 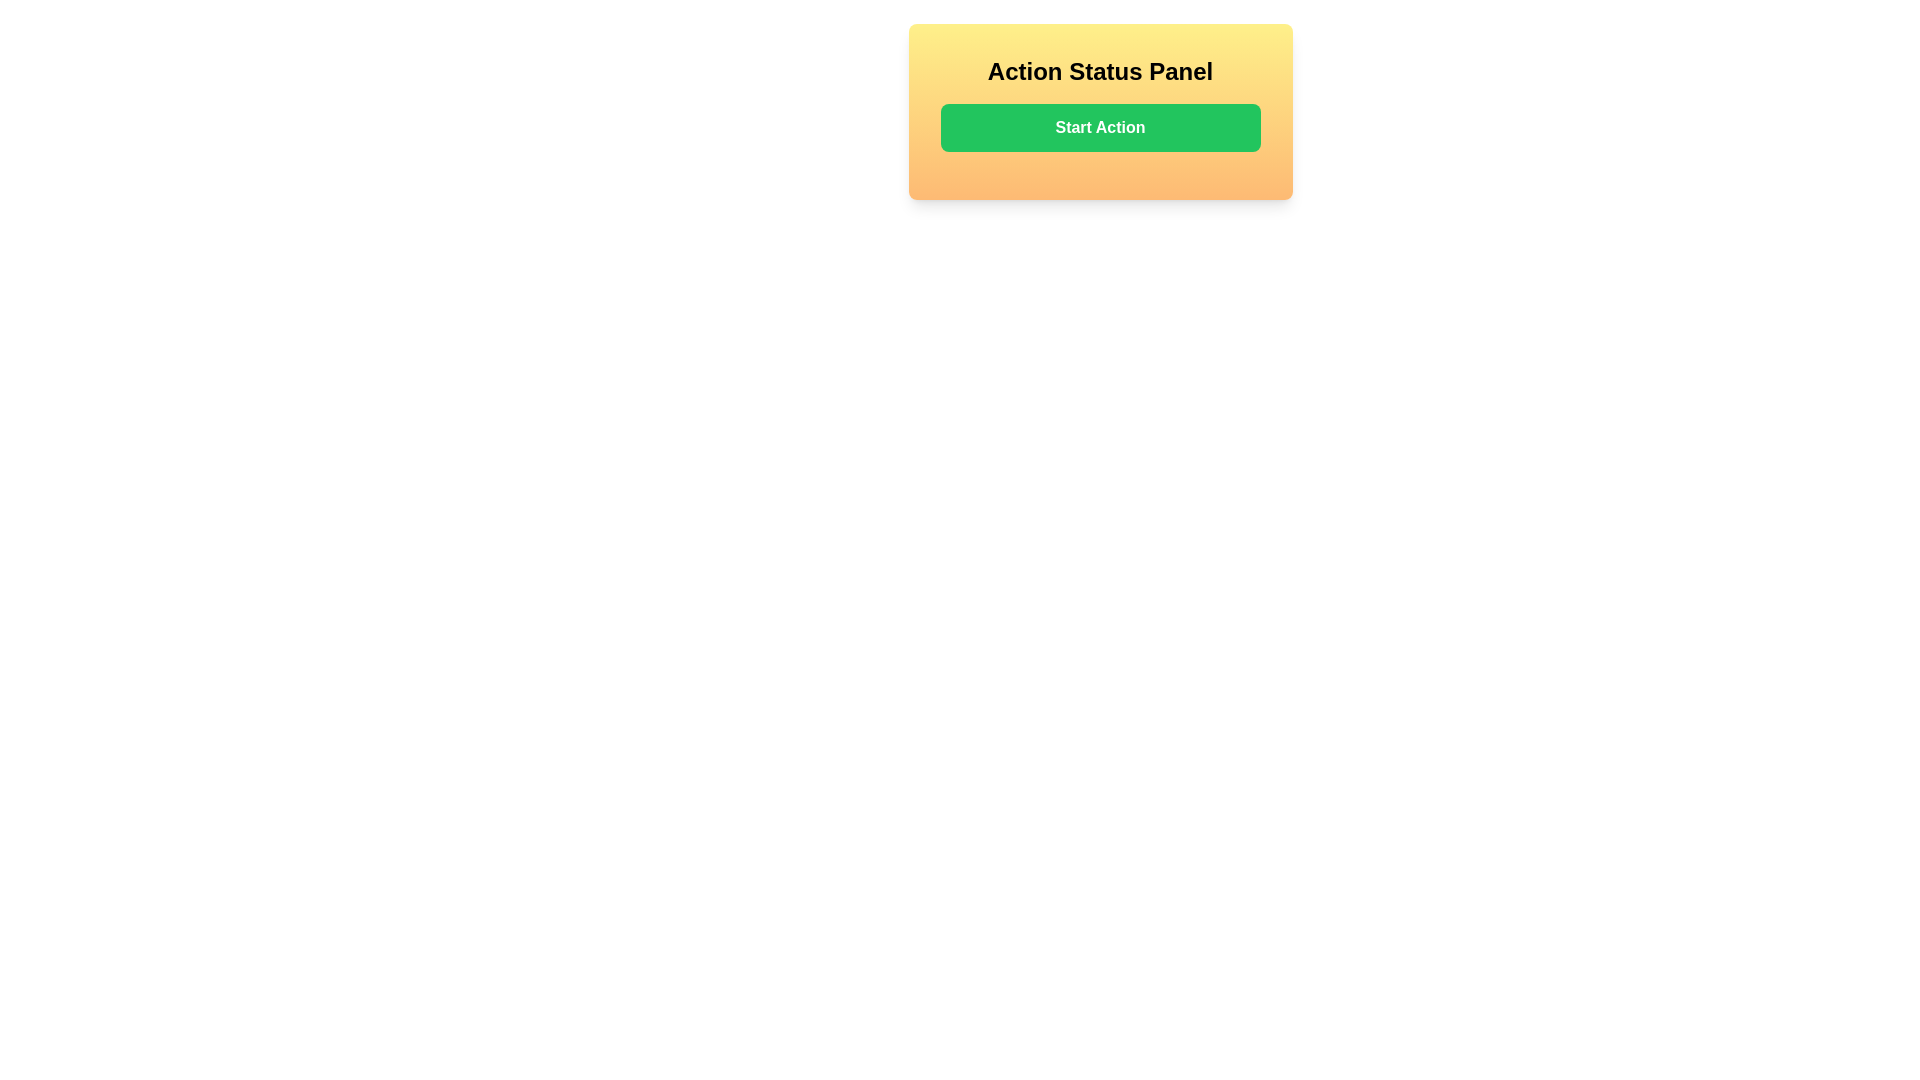 I want to click on the bold title text 'Action Status Panel' which is centered at the top of a rectangular card with a gradient background transitioning from yellow to orange, so click(x=1099, y=71).